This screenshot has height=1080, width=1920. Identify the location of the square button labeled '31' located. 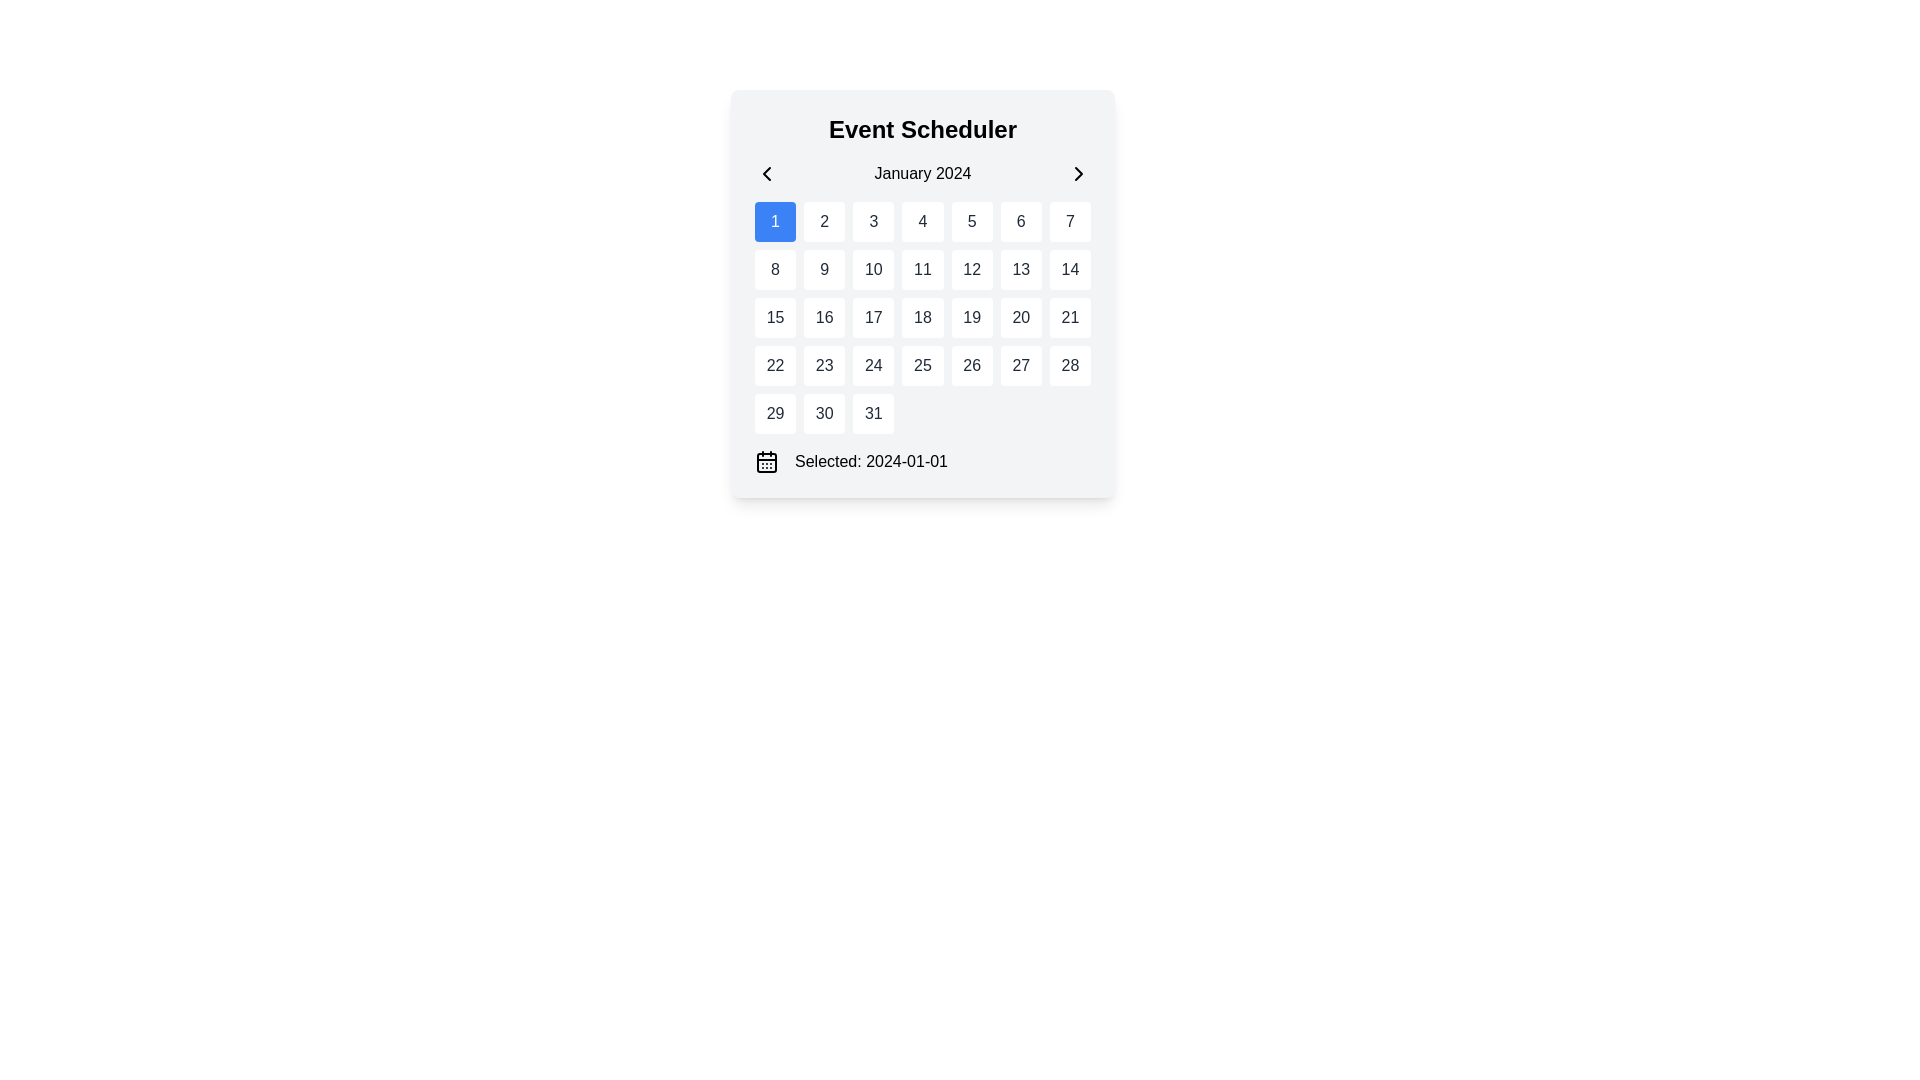
(873, 412).